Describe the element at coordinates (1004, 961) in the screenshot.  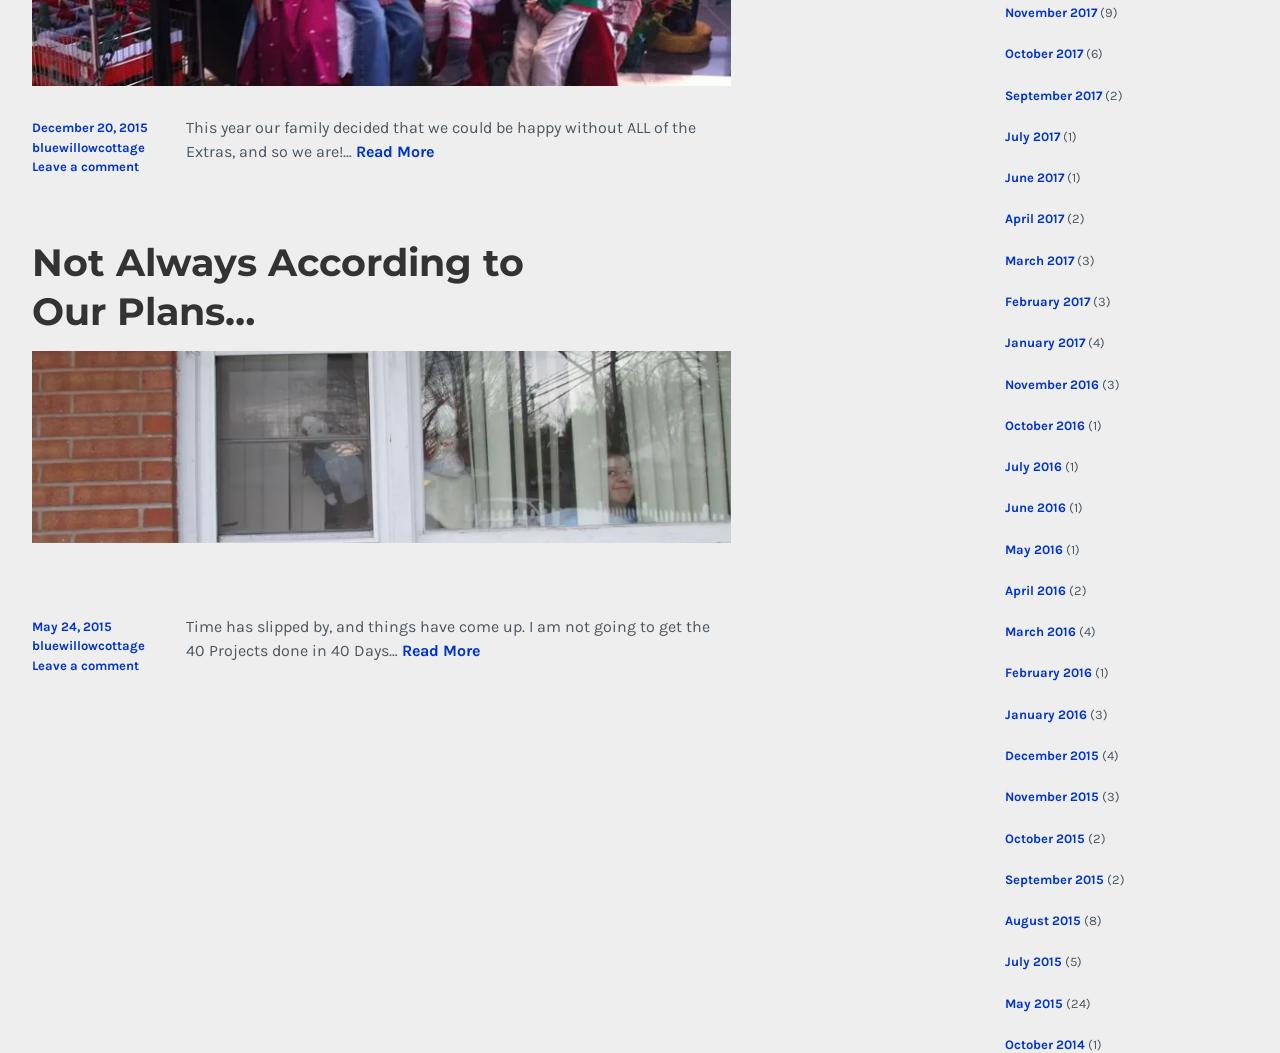
I see `'July 2015'` at that location.